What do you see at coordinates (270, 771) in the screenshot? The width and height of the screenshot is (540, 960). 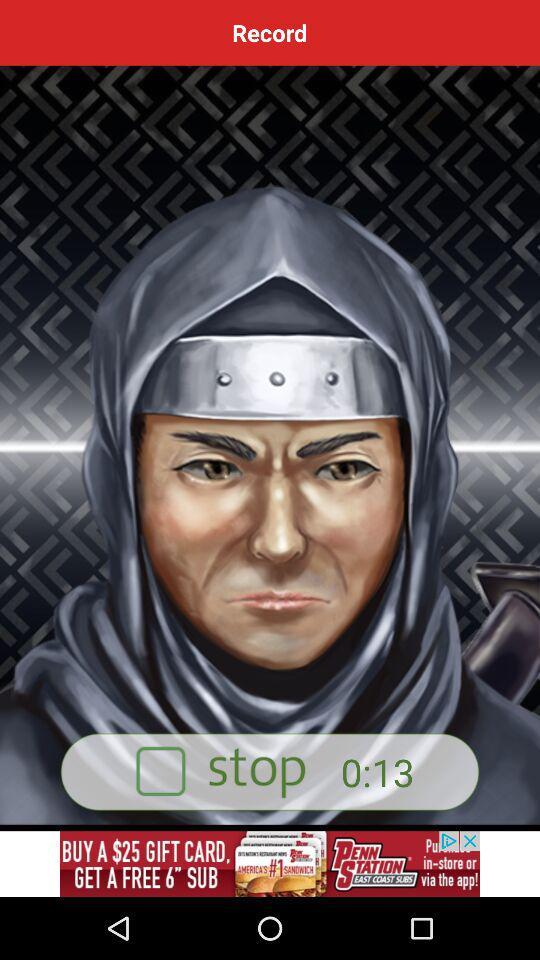 I see `stop button` at bounding box center [270, 771].